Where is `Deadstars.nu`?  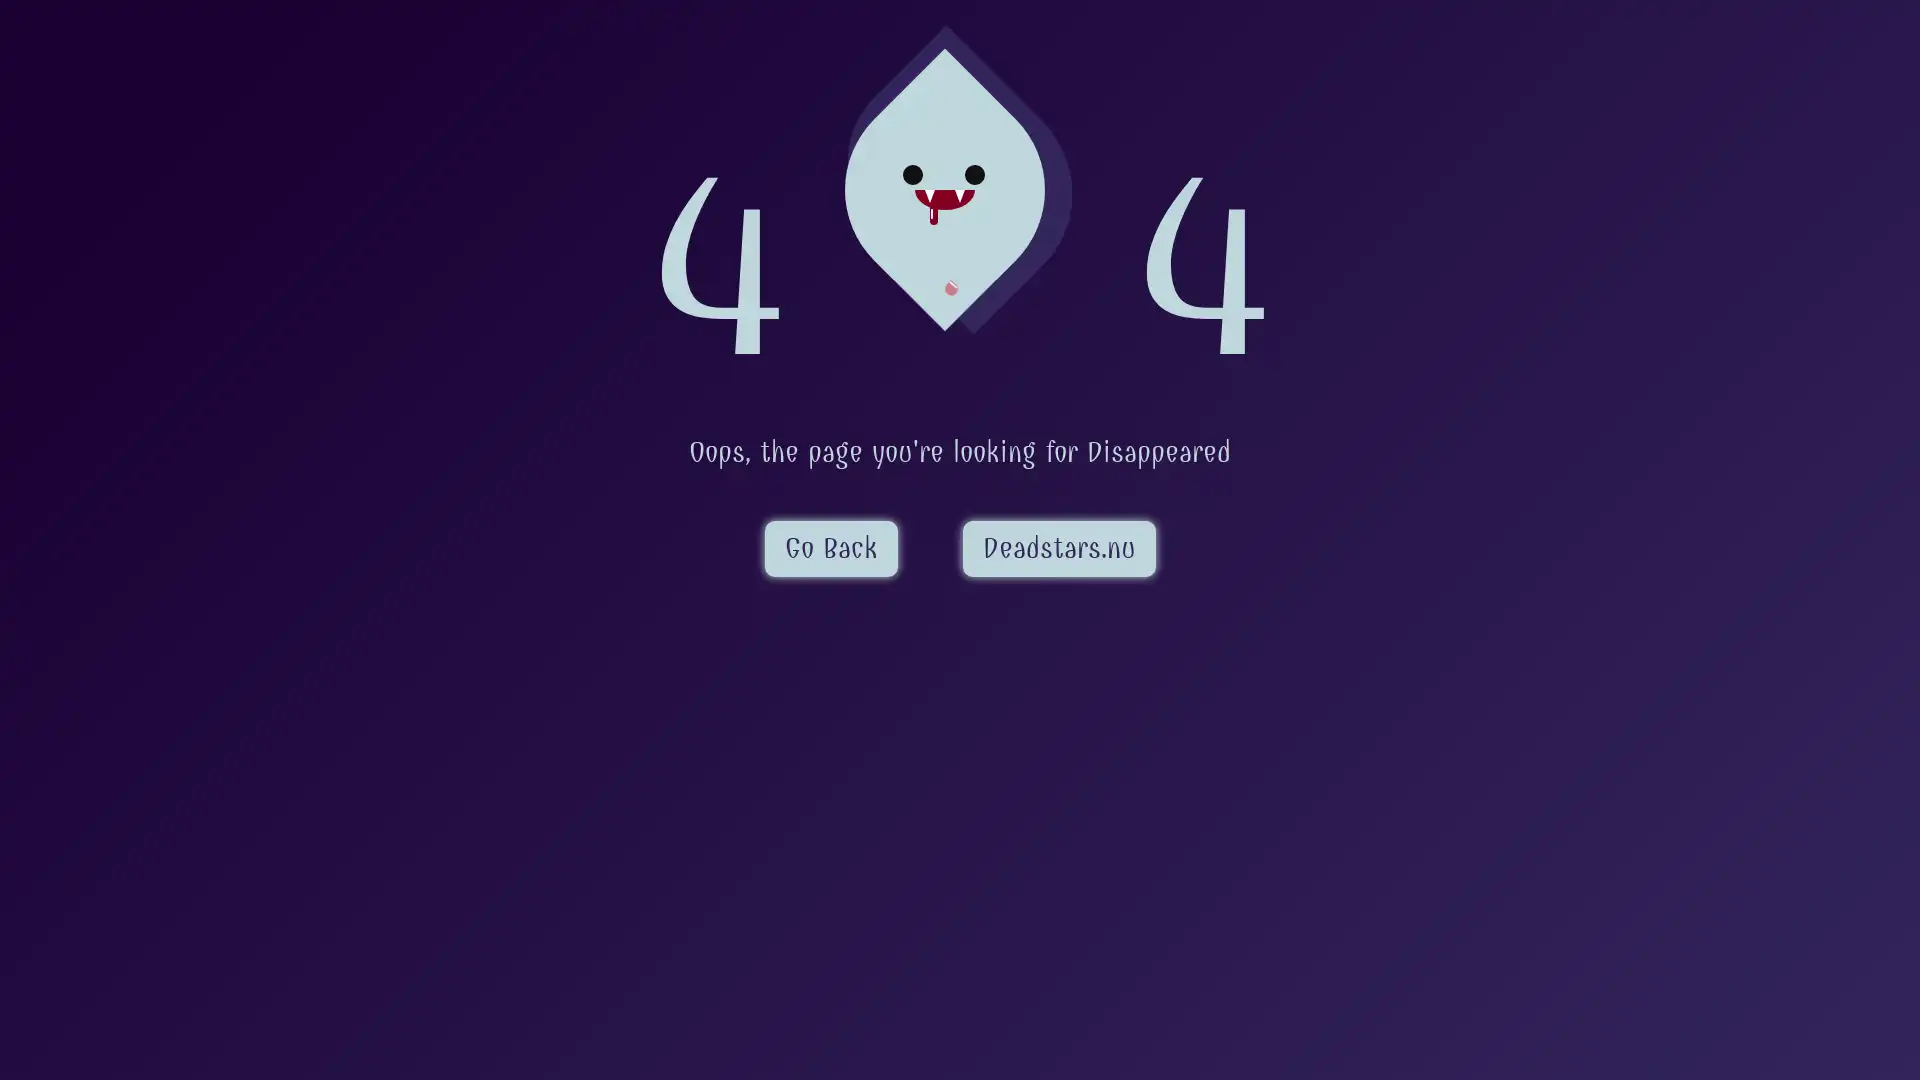 Deadstars.nu is located at coordinates (1057, 548).